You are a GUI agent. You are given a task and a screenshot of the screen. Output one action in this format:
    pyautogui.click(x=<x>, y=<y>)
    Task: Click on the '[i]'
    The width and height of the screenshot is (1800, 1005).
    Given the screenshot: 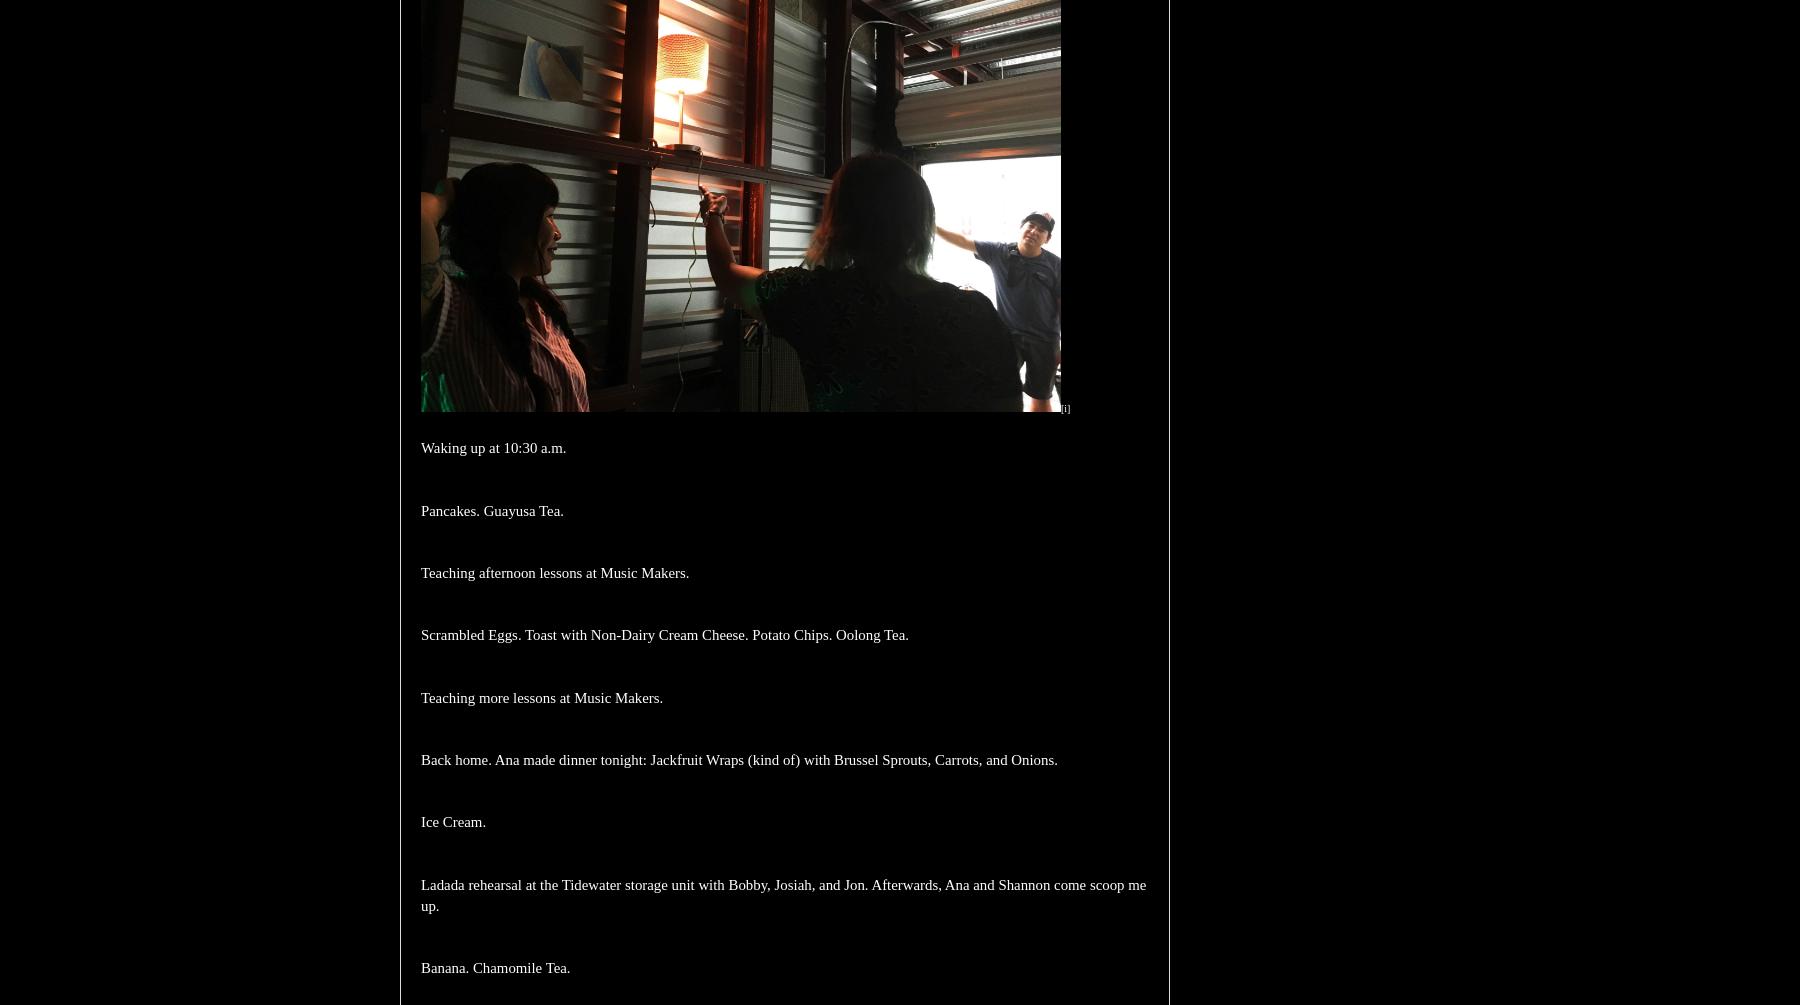 What is the action you would take?
    pyautogui.click(x=1065, y=407)
    